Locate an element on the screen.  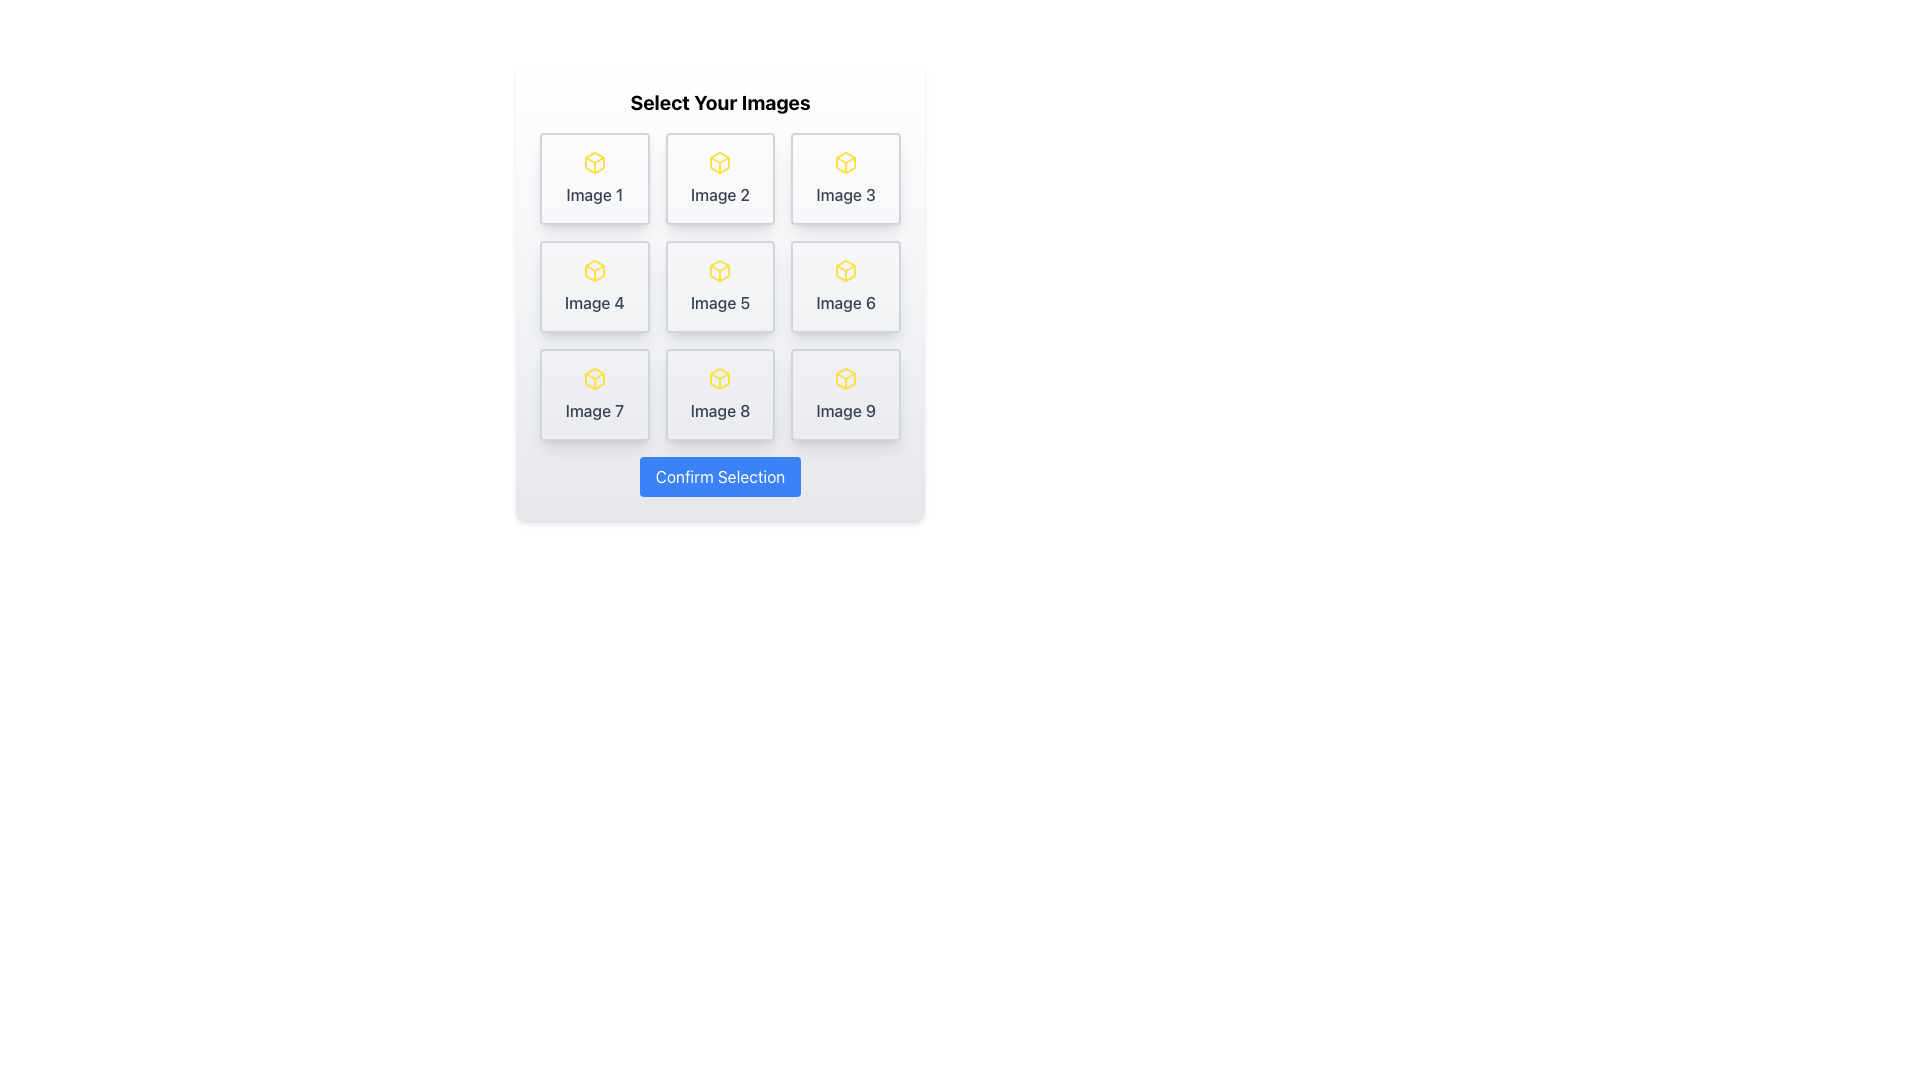
the icon located is located at coordinates (846, 270).